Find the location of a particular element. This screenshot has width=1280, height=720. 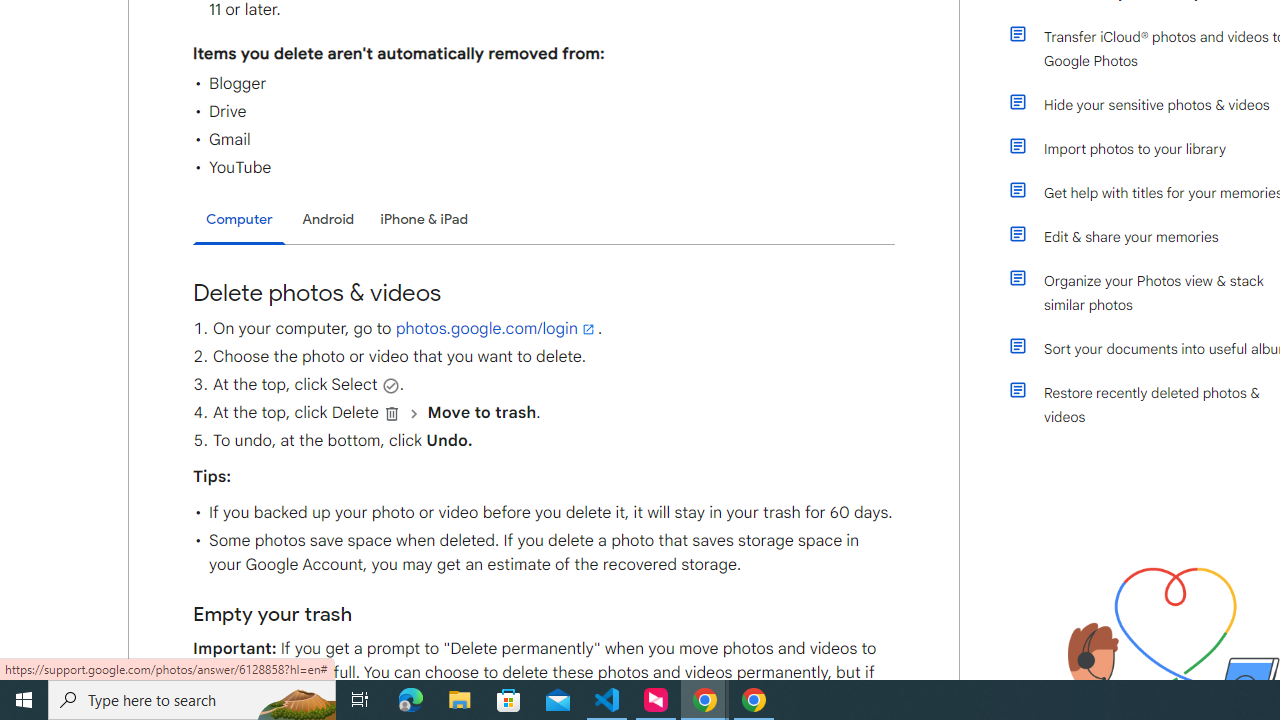

'Delete' is located at coordinates (392, 412).